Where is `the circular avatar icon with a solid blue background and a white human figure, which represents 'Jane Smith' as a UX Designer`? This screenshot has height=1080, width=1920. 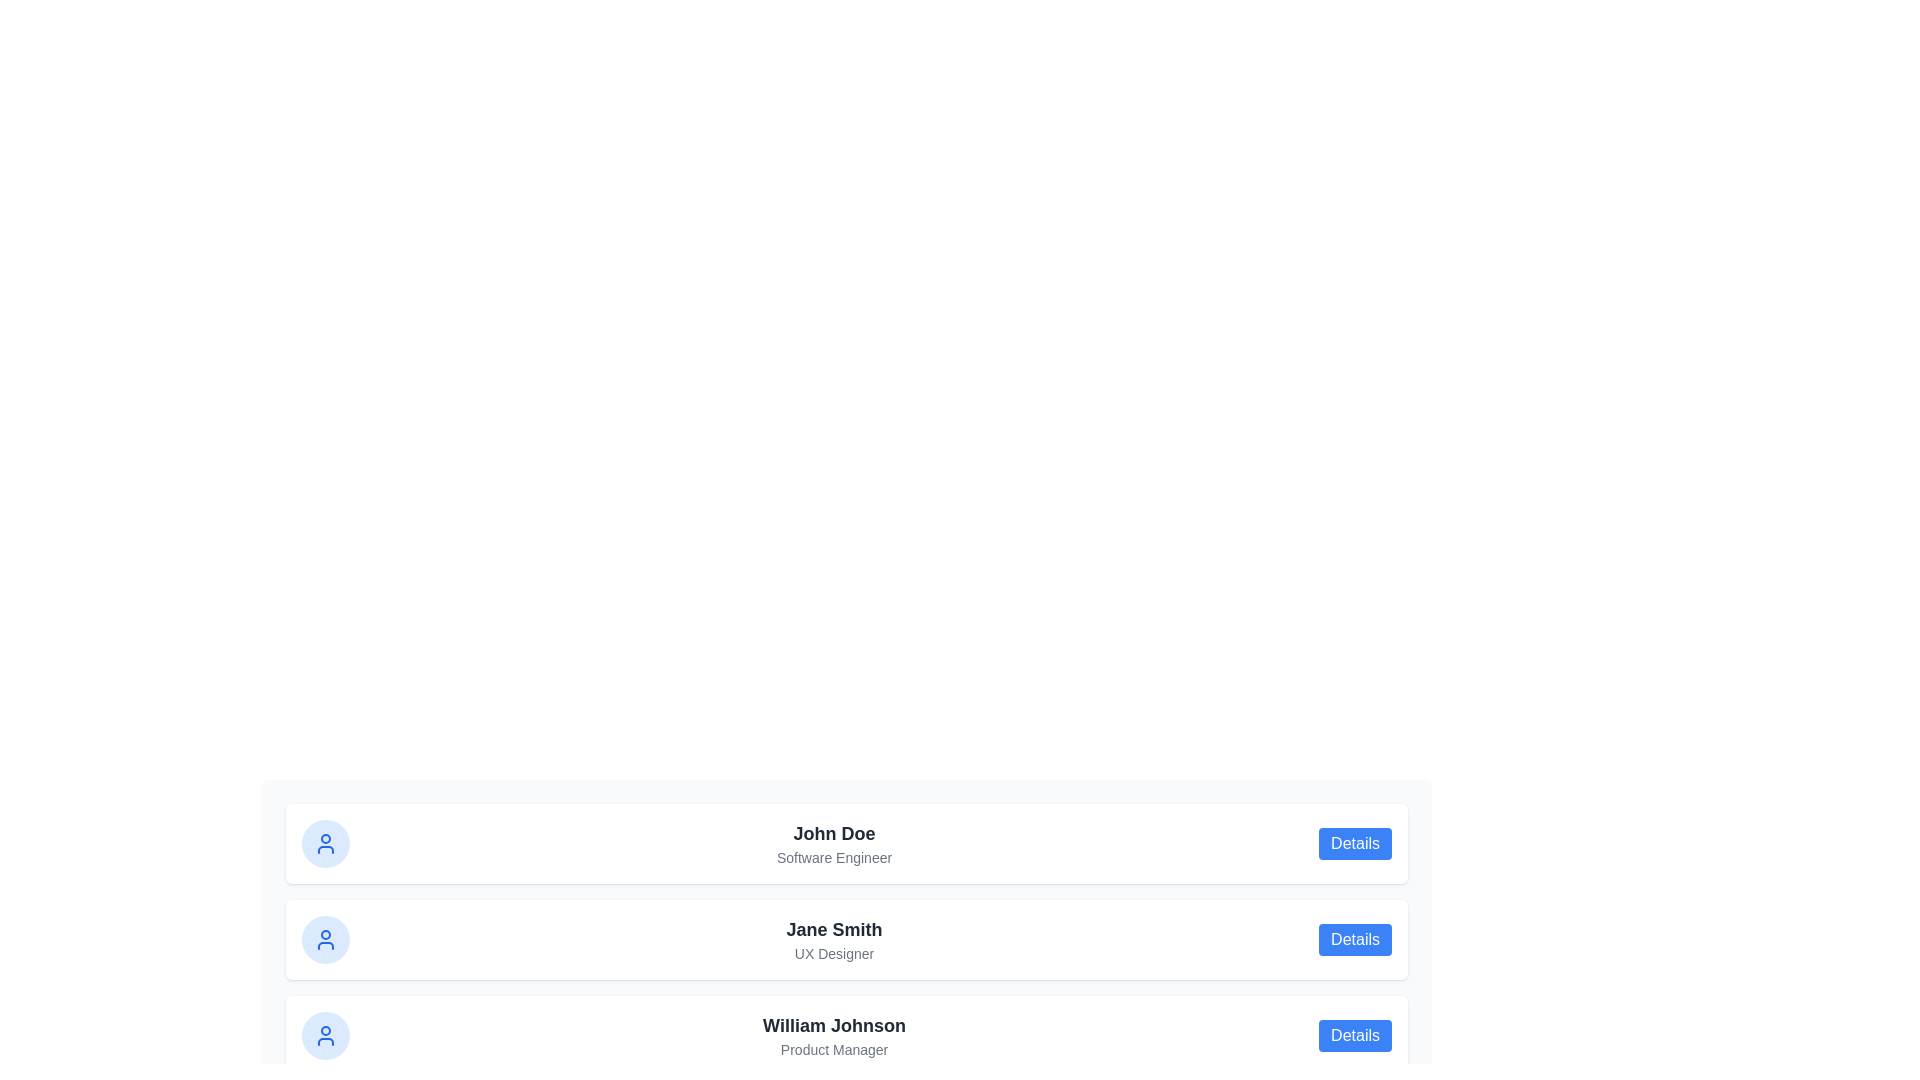
the circular avatar icon with a solid blue background and a white human figure, which represents 'Jane Smith' as a UX Designer is located at coordinates (326, 940).